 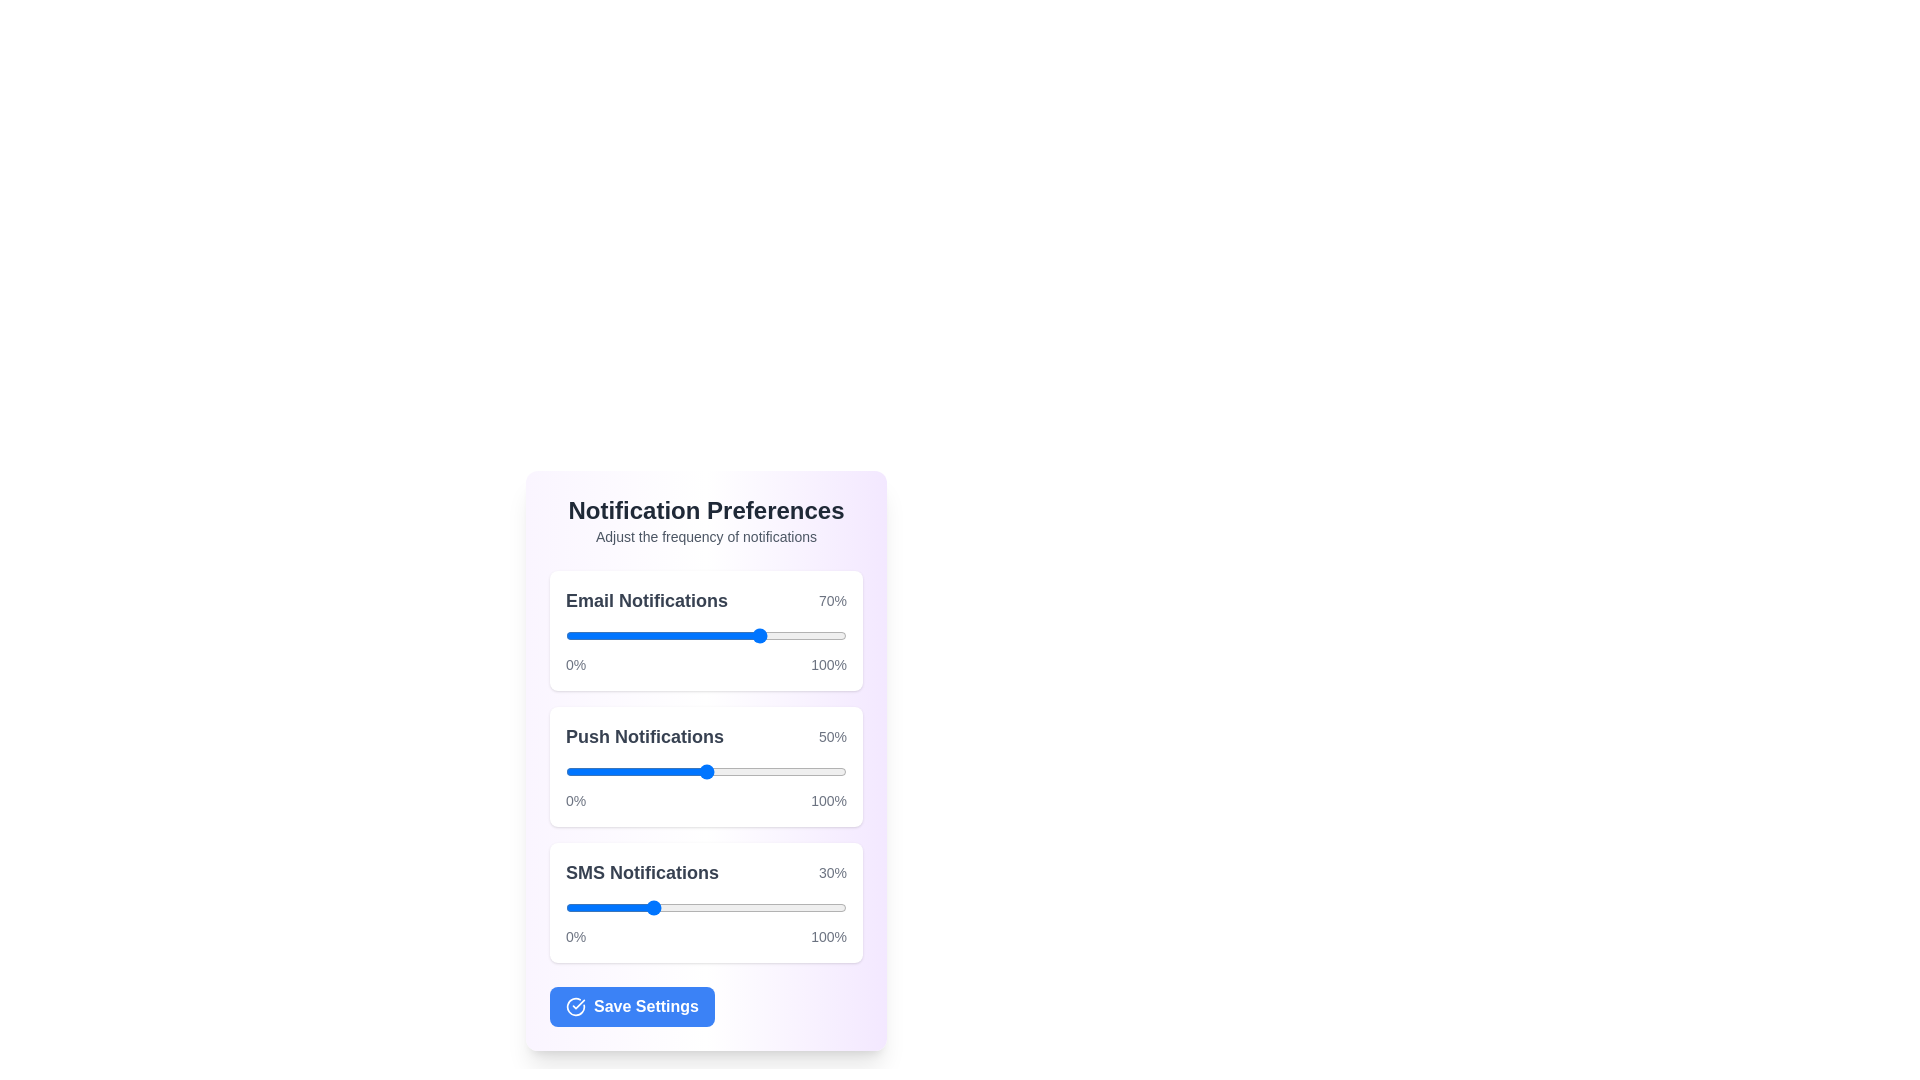 What do you see at coordinates (706, 519) in the screenshot?
I see `the text label at the top of the card that describes notification preferences` at bounding box center [706, 519].